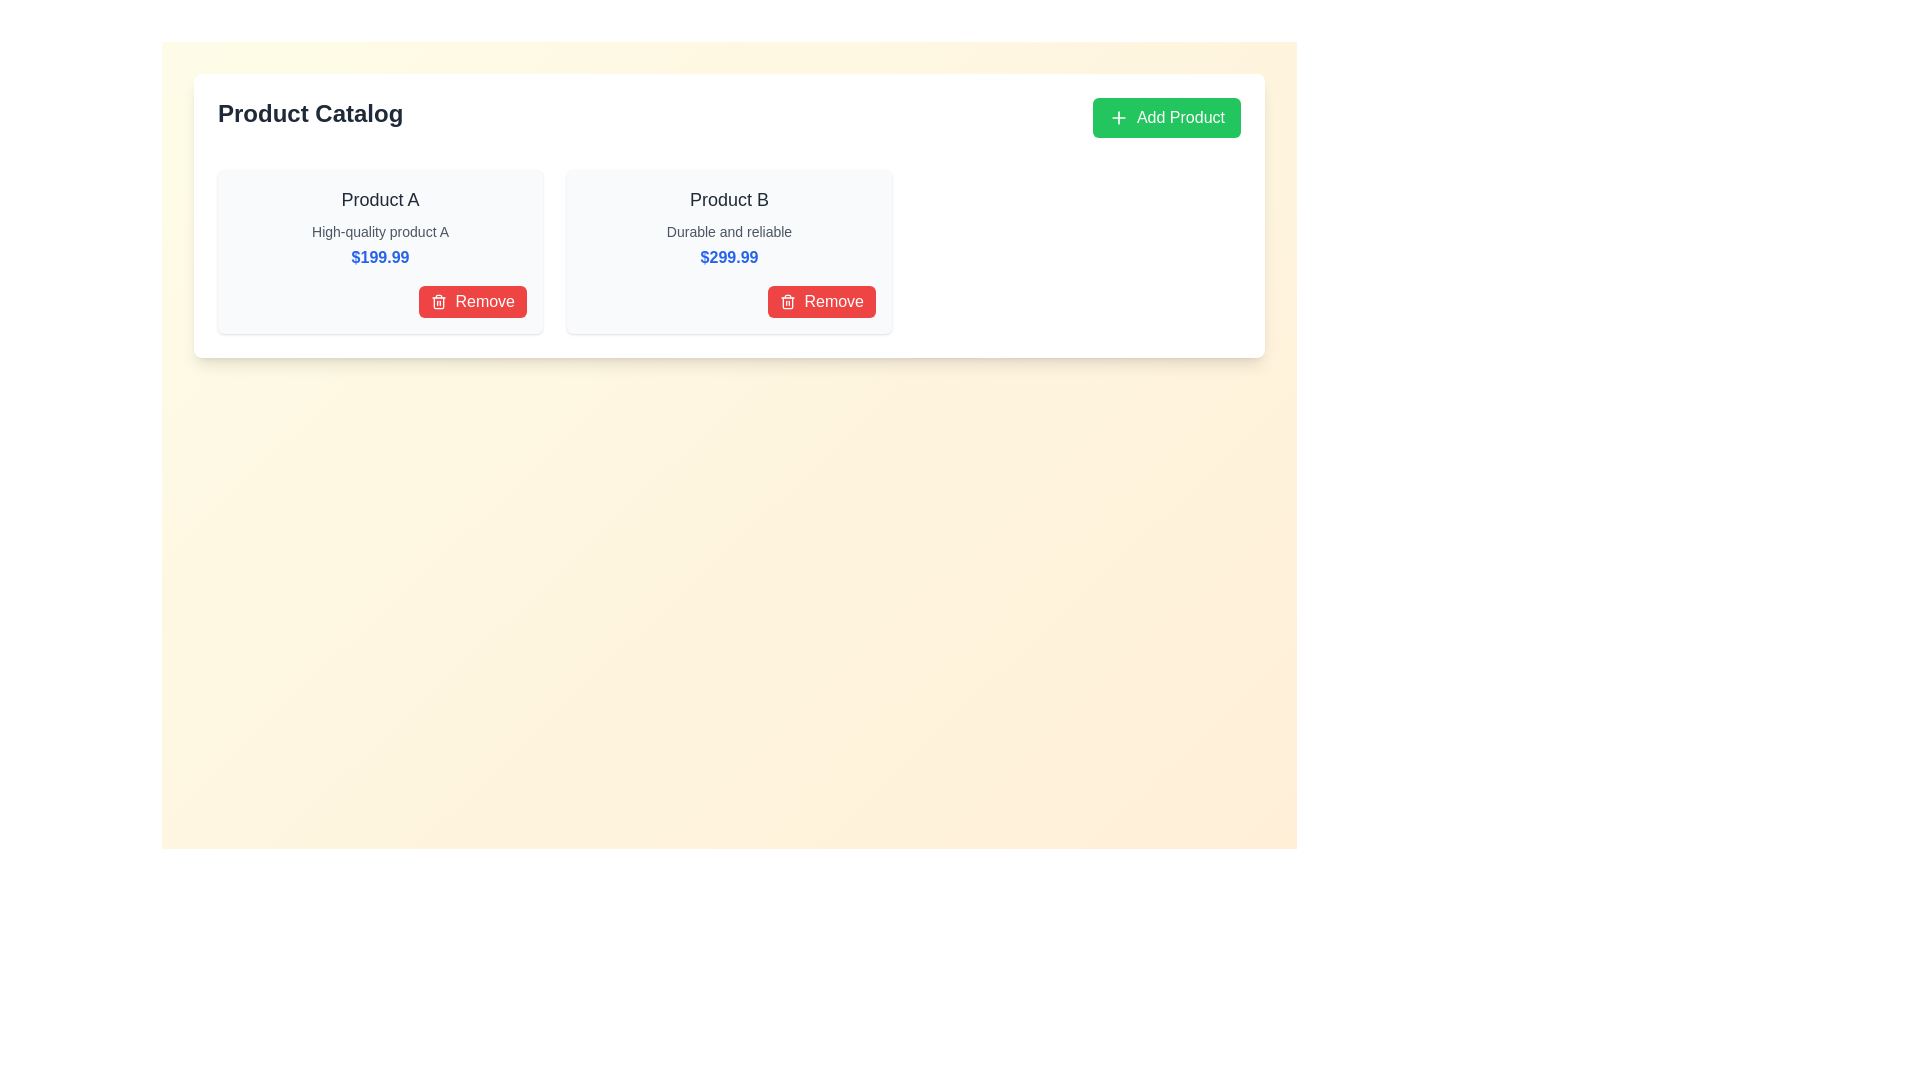 Image resolution: width=1920 pixels, height=1080 pixels. I want to click on the button located in the top-right corner of the header bar labeled 'Product Catalog', so click(1166, 118).